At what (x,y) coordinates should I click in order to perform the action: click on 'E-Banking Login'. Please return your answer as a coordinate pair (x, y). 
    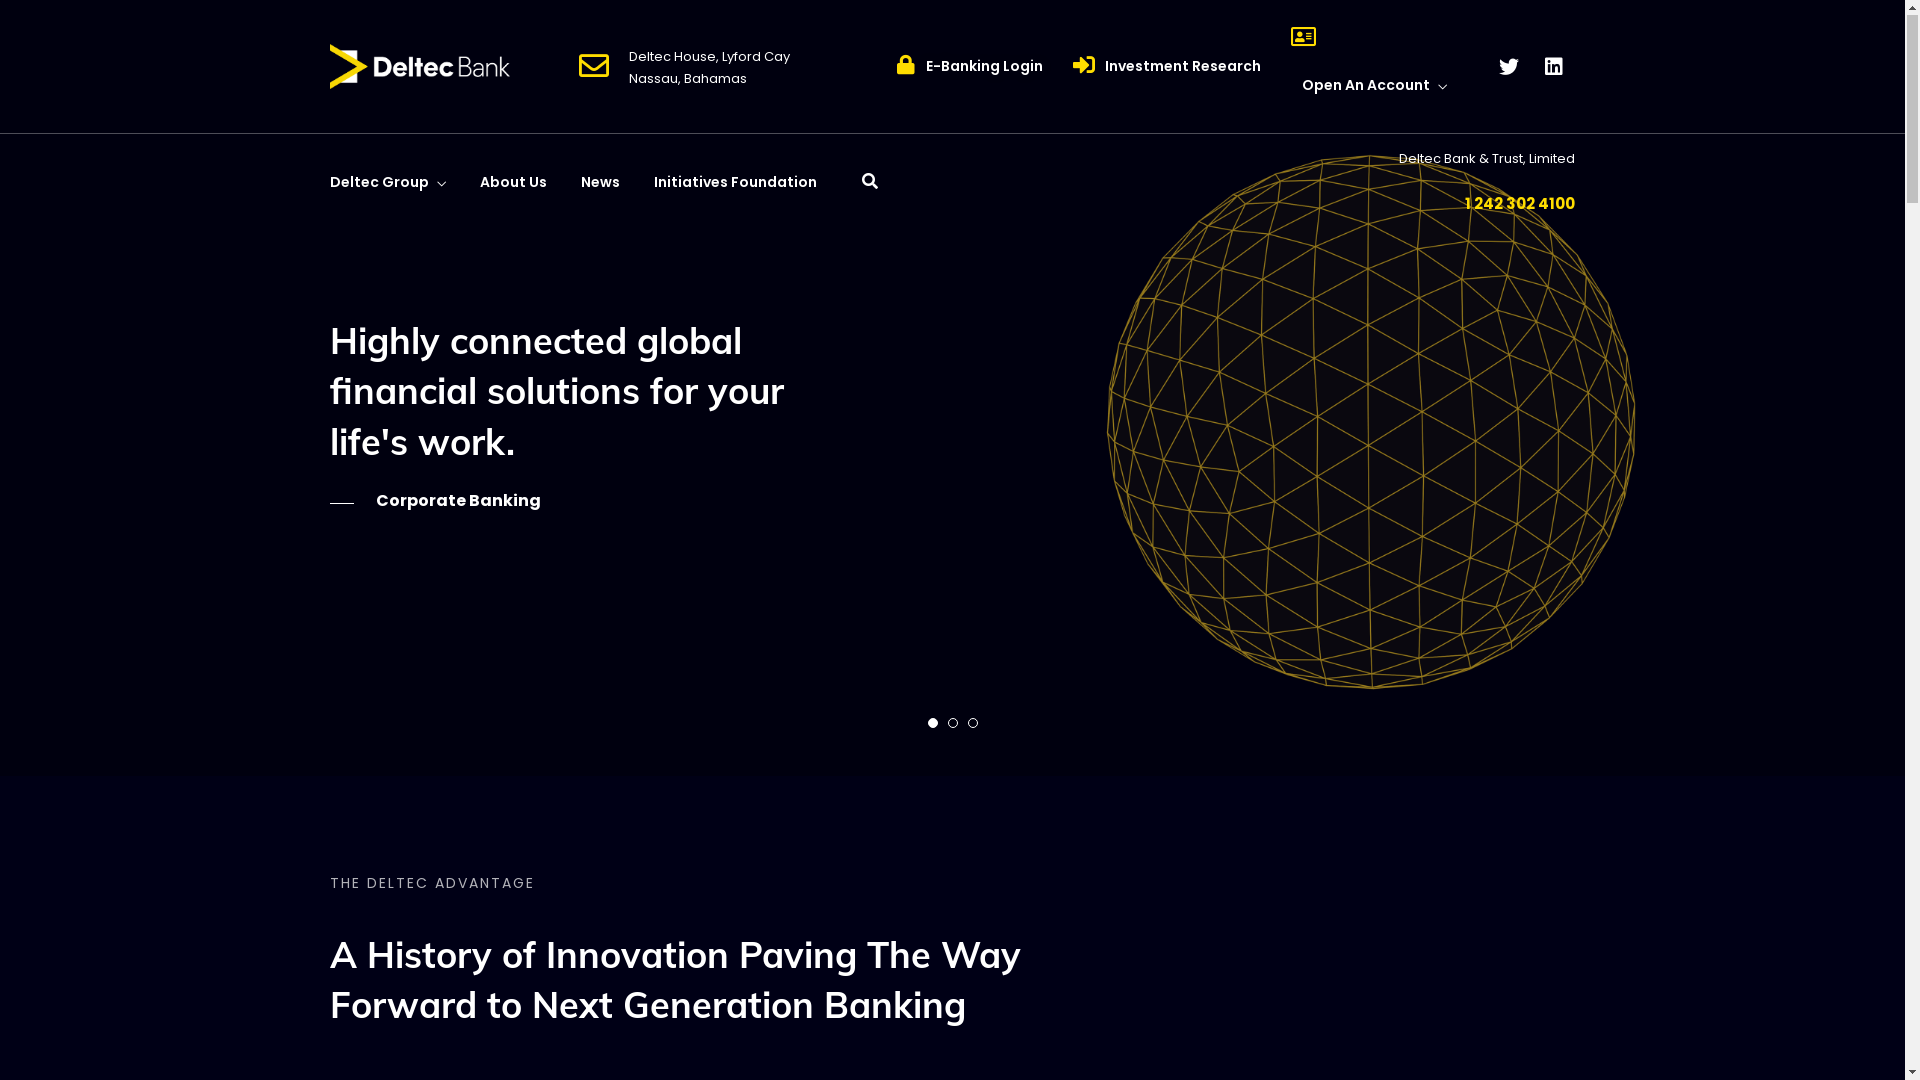
    Looking at the image, I should click on (984, 65).